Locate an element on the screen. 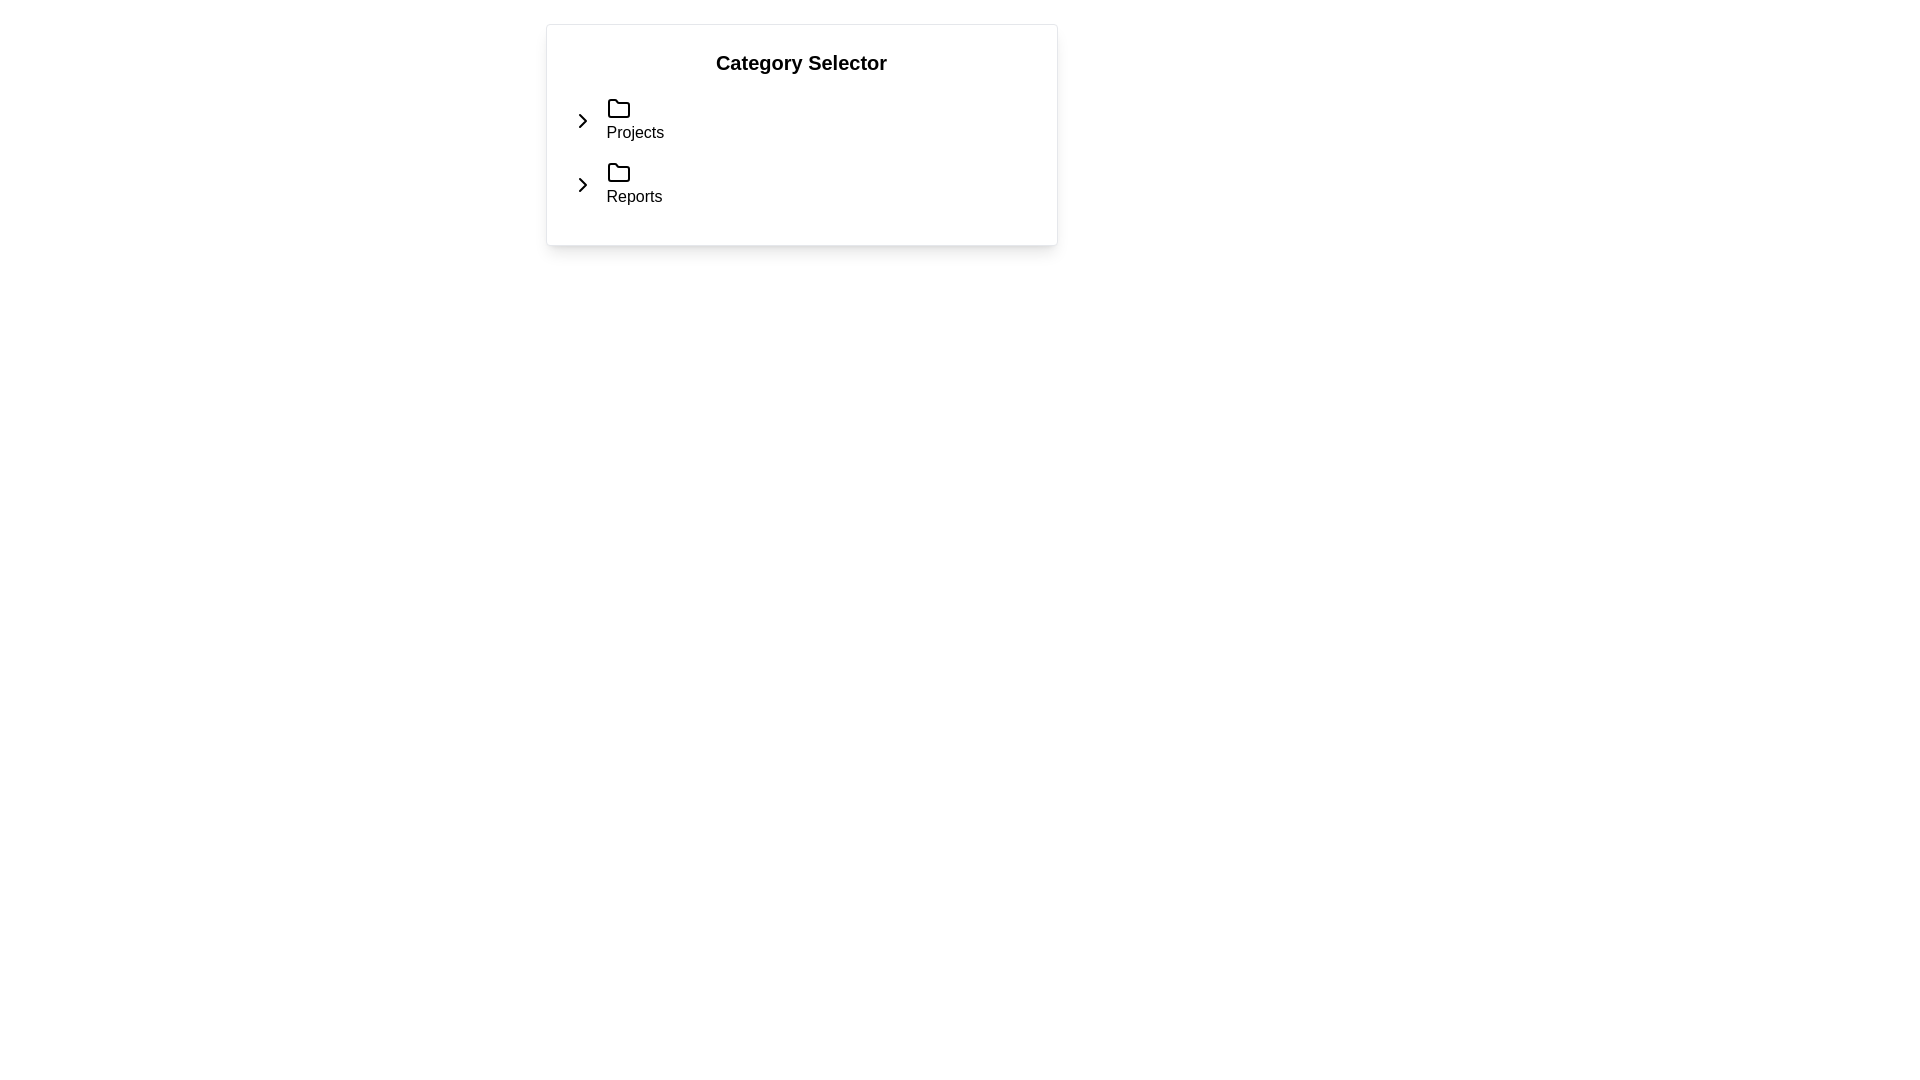 This screenshot has width=1920, height=1080. the second interactive item in a vertical list, which functions as a selectable button for navigating to or viewing reports is located at coordinates (633, 185).